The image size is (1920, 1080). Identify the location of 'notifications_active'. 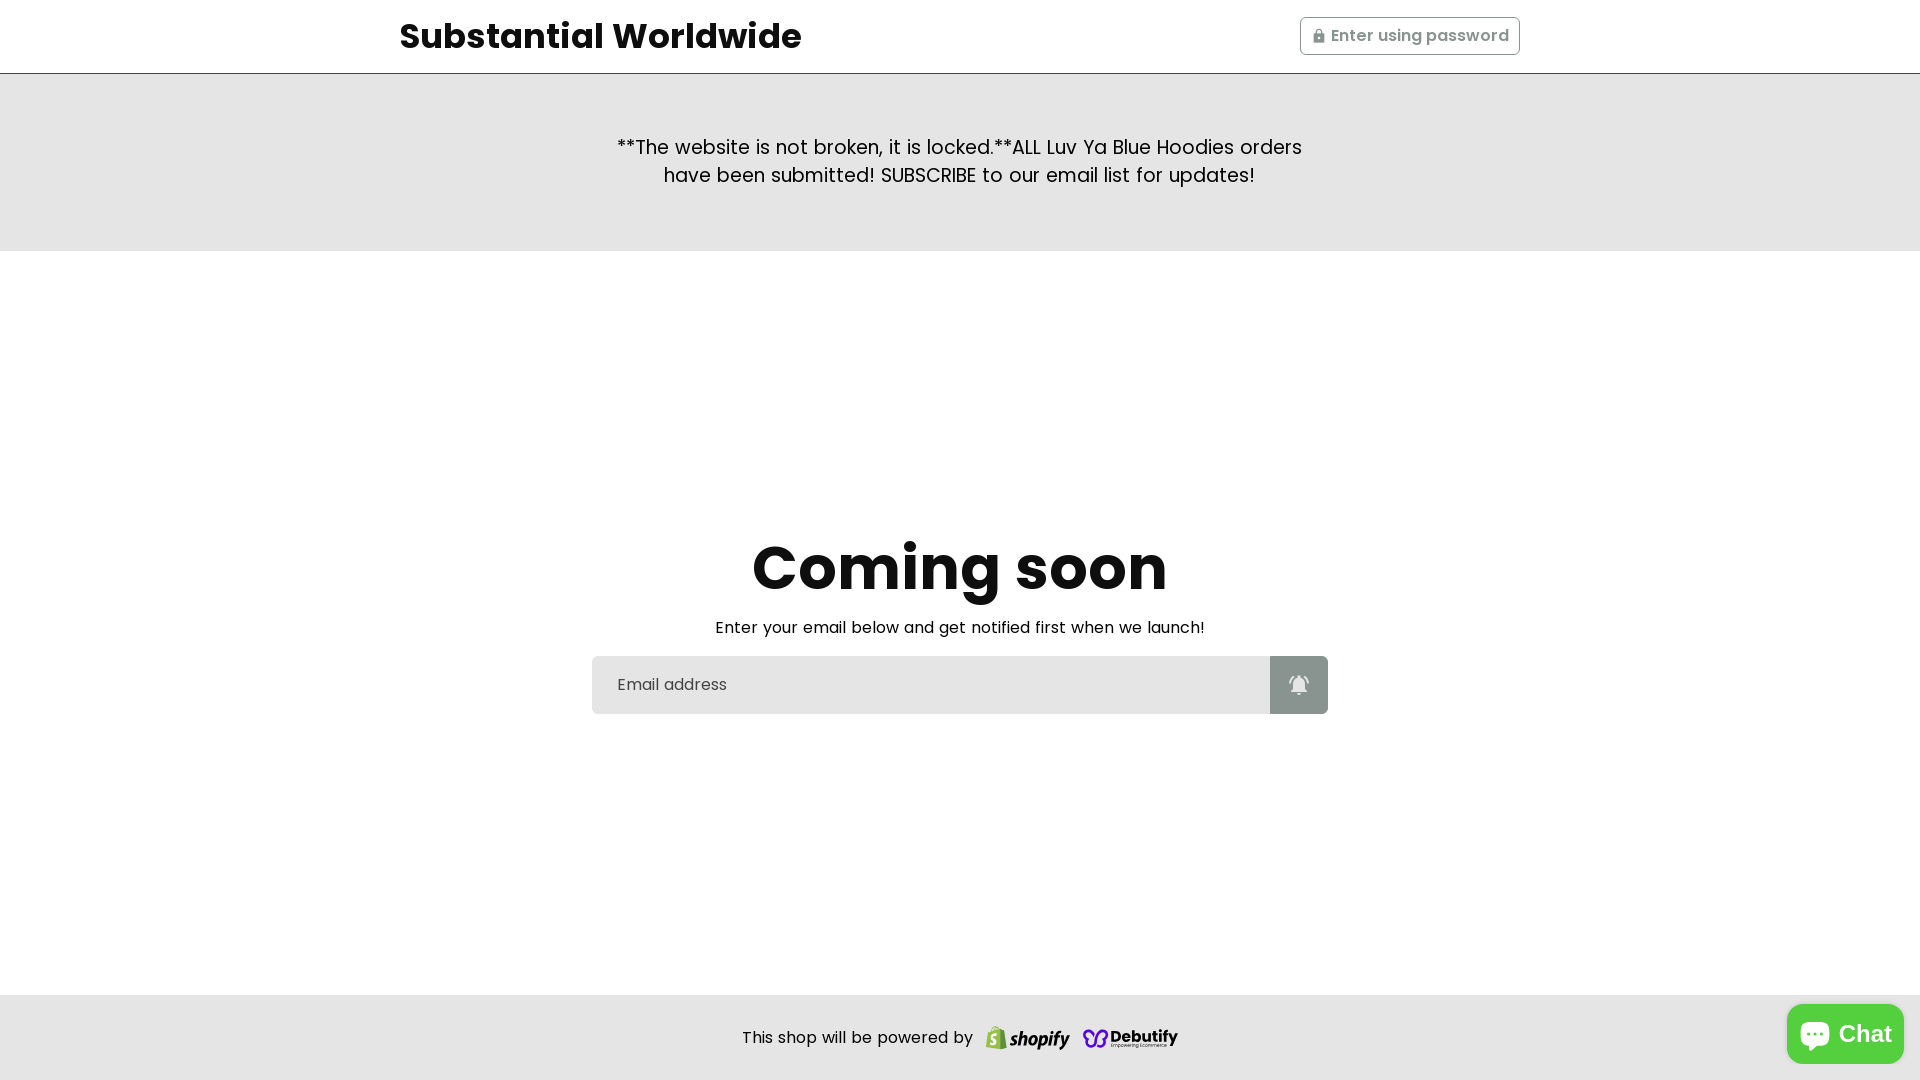
(1299, 684).